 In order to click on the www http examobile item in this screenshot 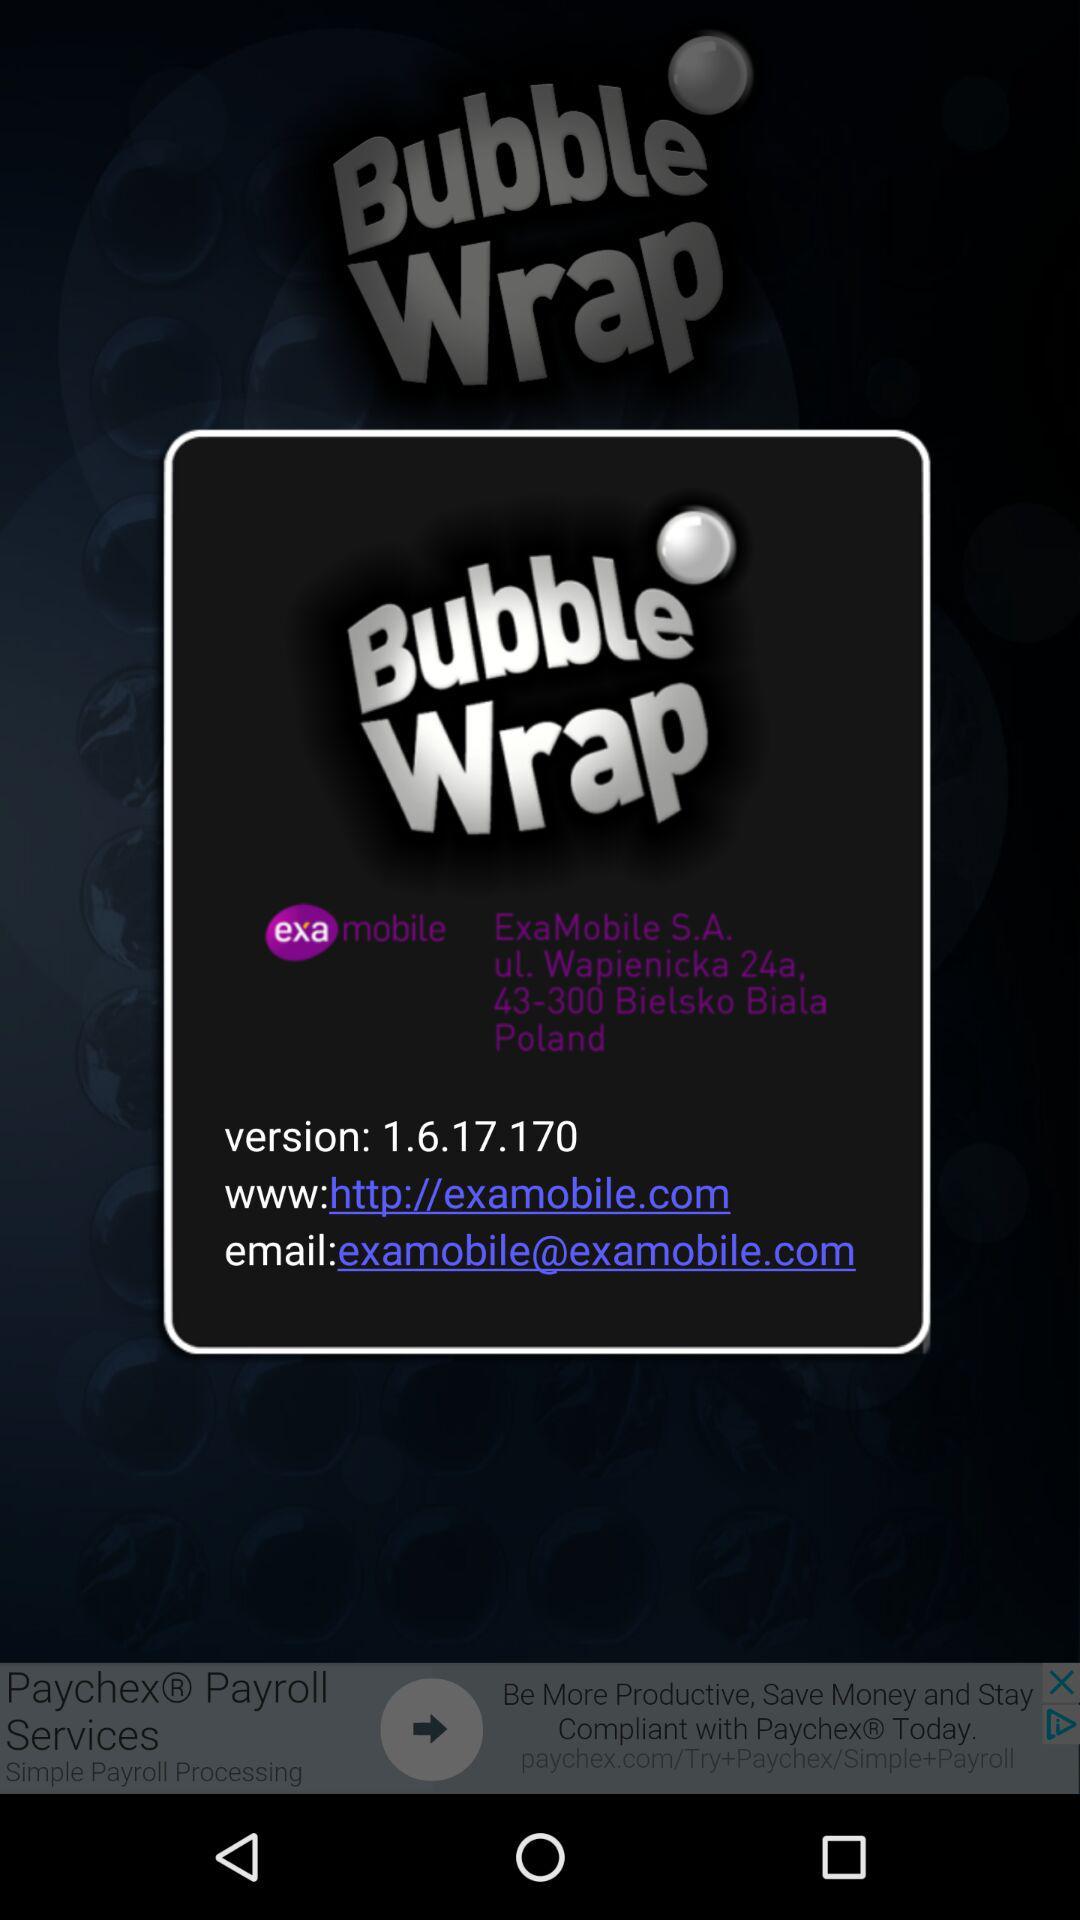, I will do `click(464, 1191)`.